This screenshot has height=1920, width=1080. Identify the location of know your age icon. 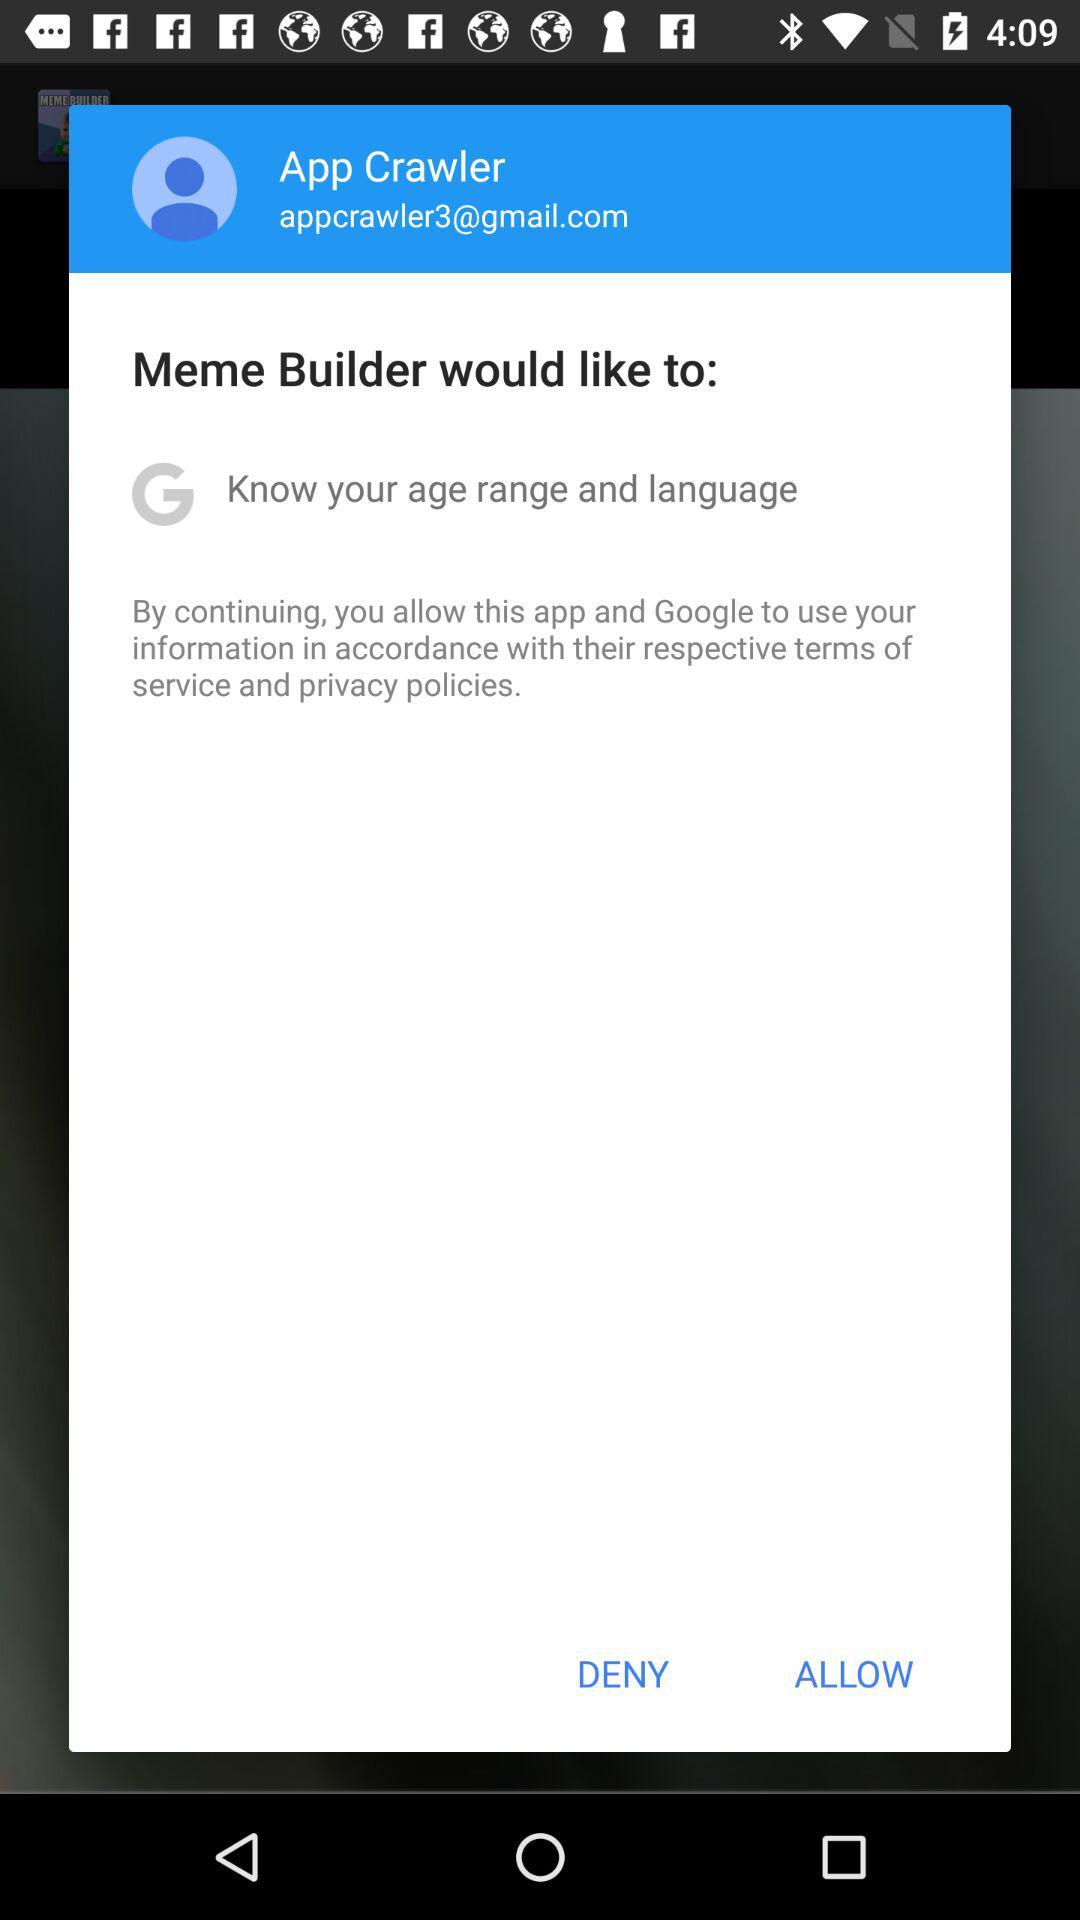
(511, 487).